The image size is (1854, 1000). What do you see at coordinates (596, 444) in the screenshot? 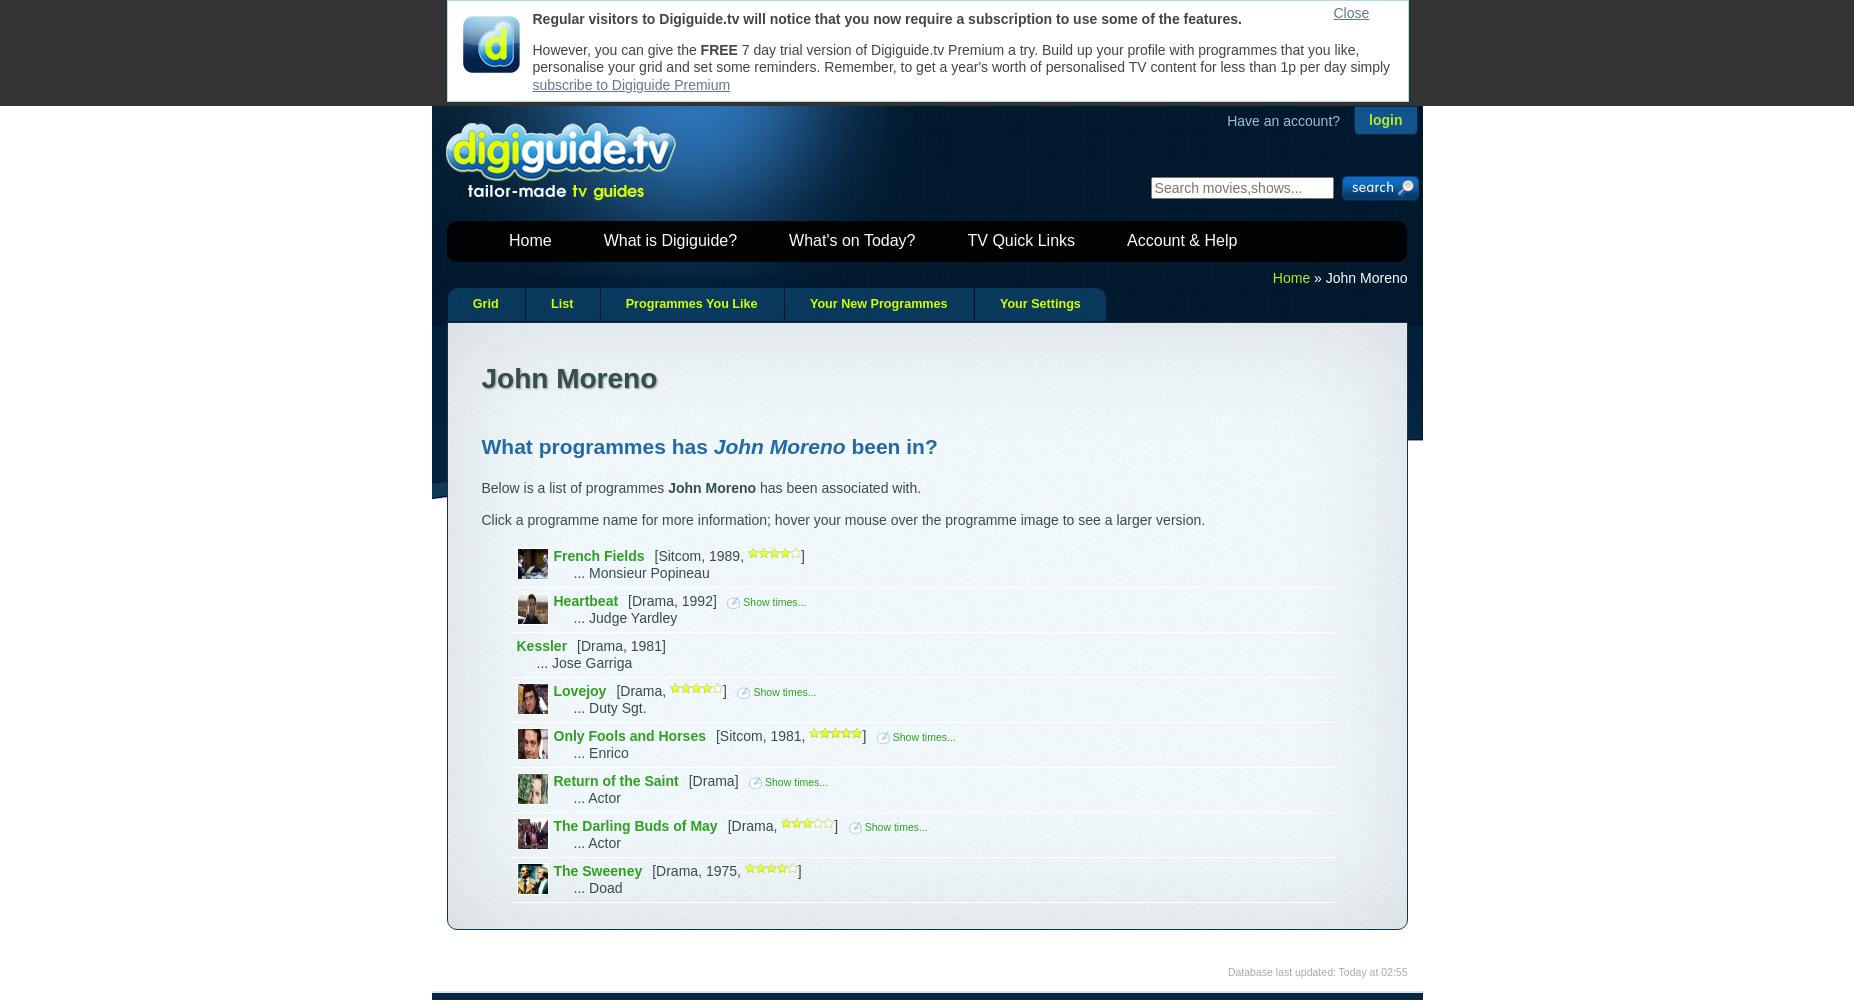
I see `'What programmes has'` at bounding box center [596, 444].